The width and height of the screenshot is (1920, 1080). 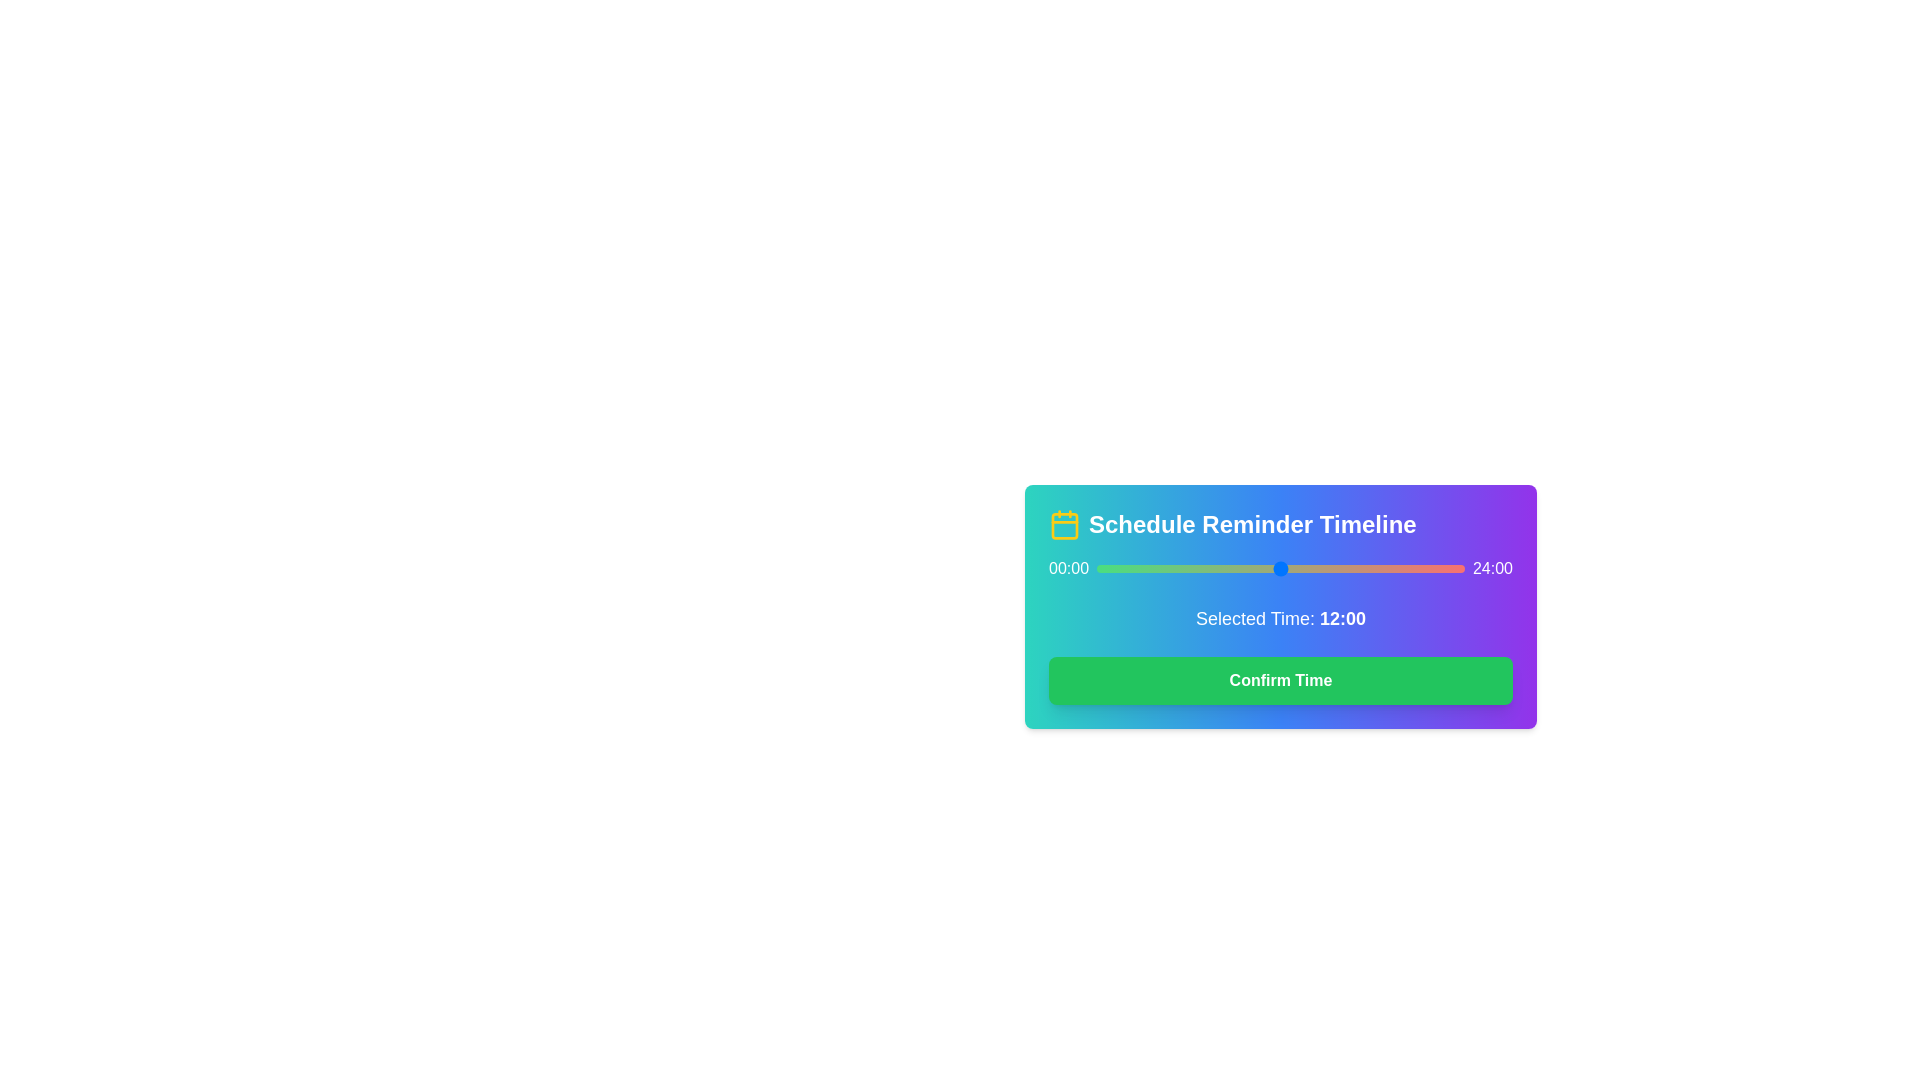 I want to click on the header icon to interact visually, so click(x=1064, y=523).